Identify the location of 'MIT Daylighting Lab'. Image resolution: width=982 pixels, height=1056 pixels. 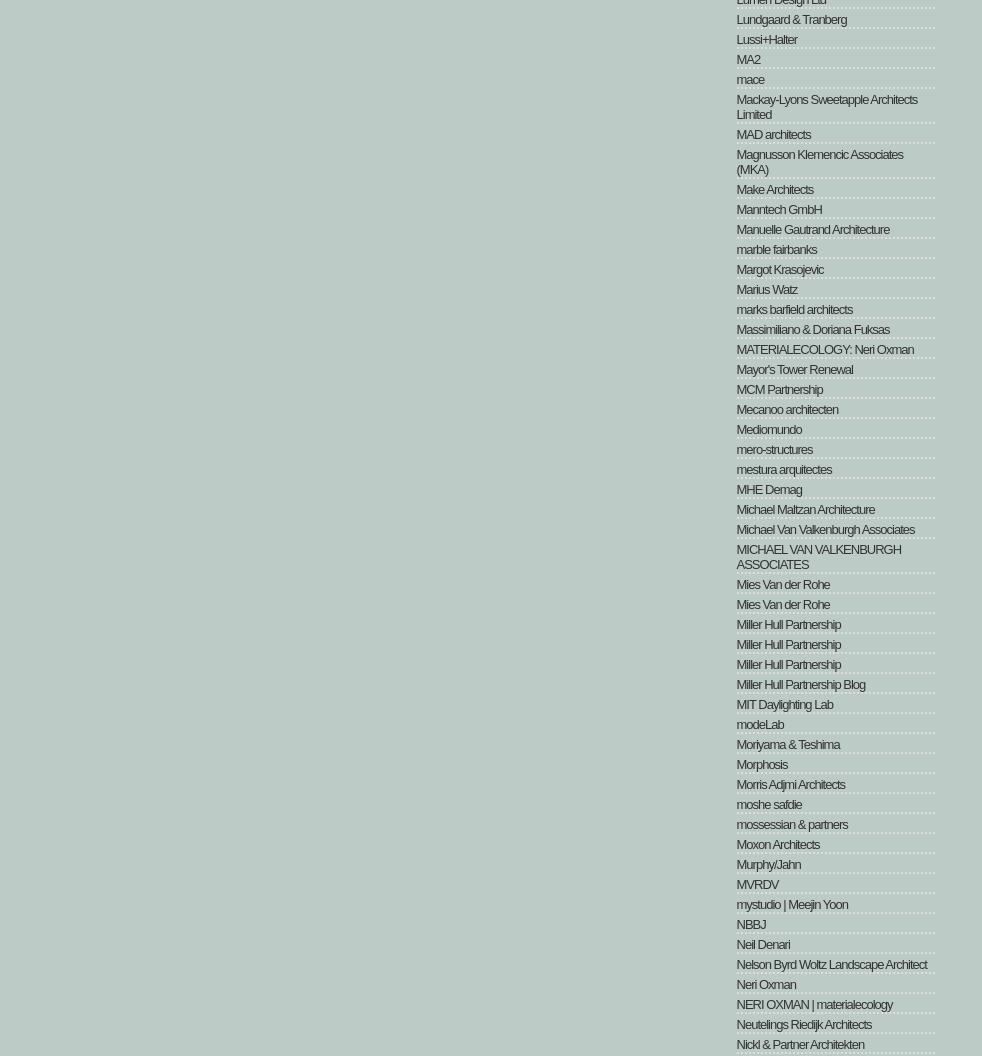
(784, 704).